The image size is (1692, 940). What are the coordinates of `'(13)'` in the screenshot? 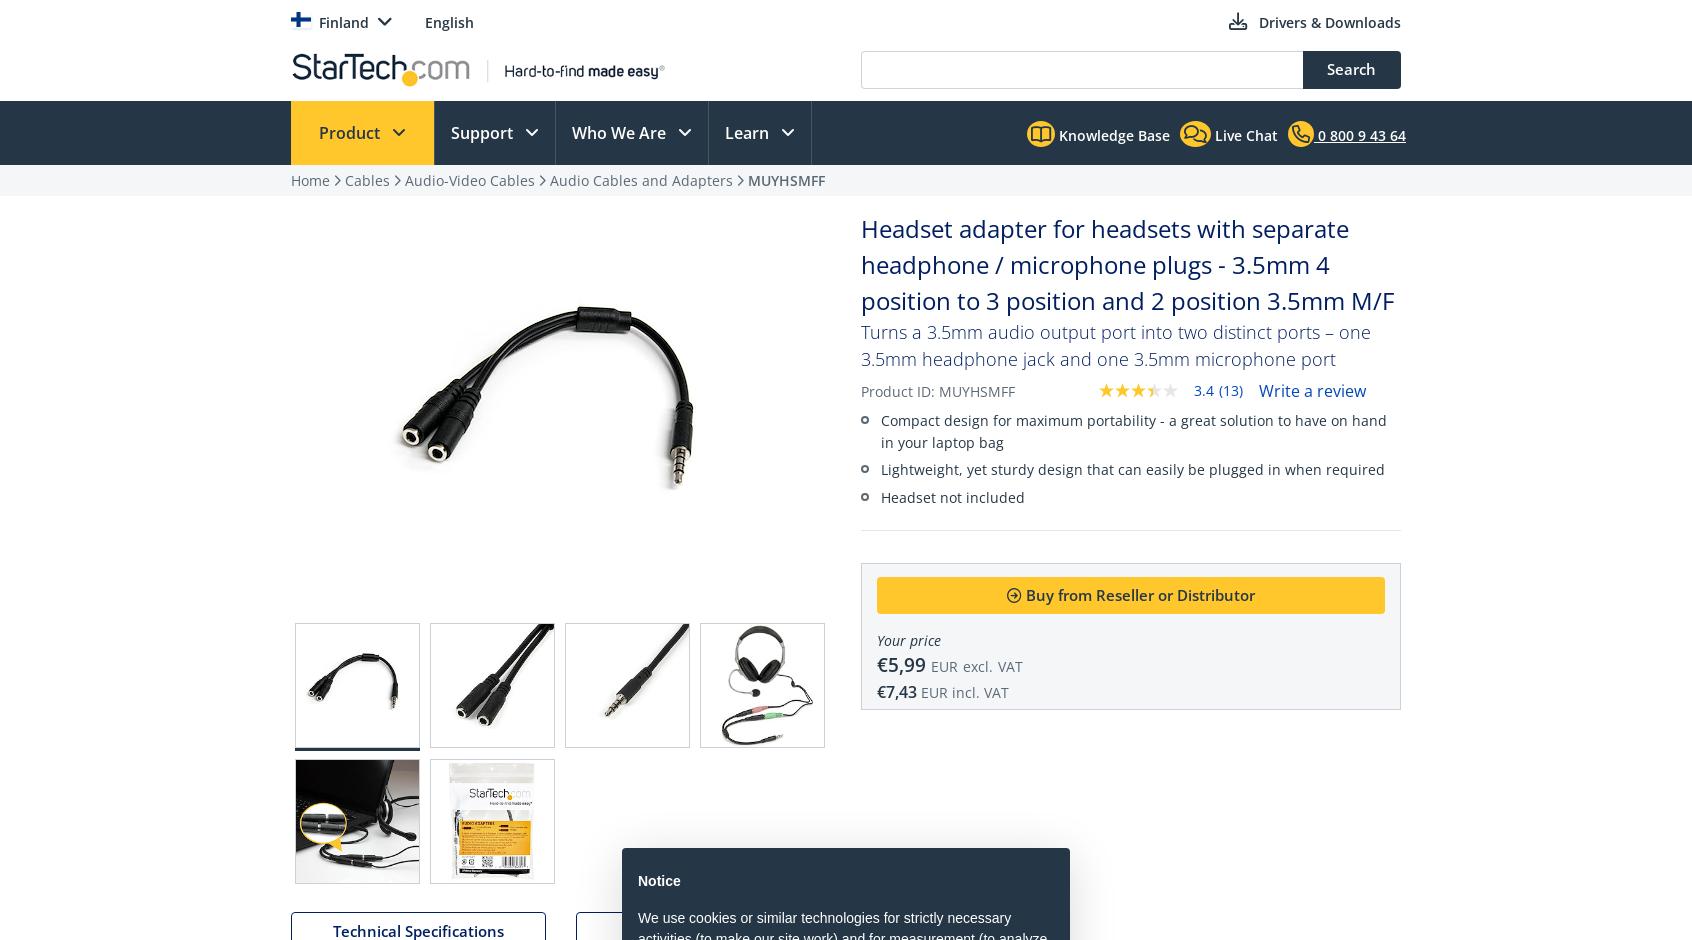 It's located at (1230, 388).